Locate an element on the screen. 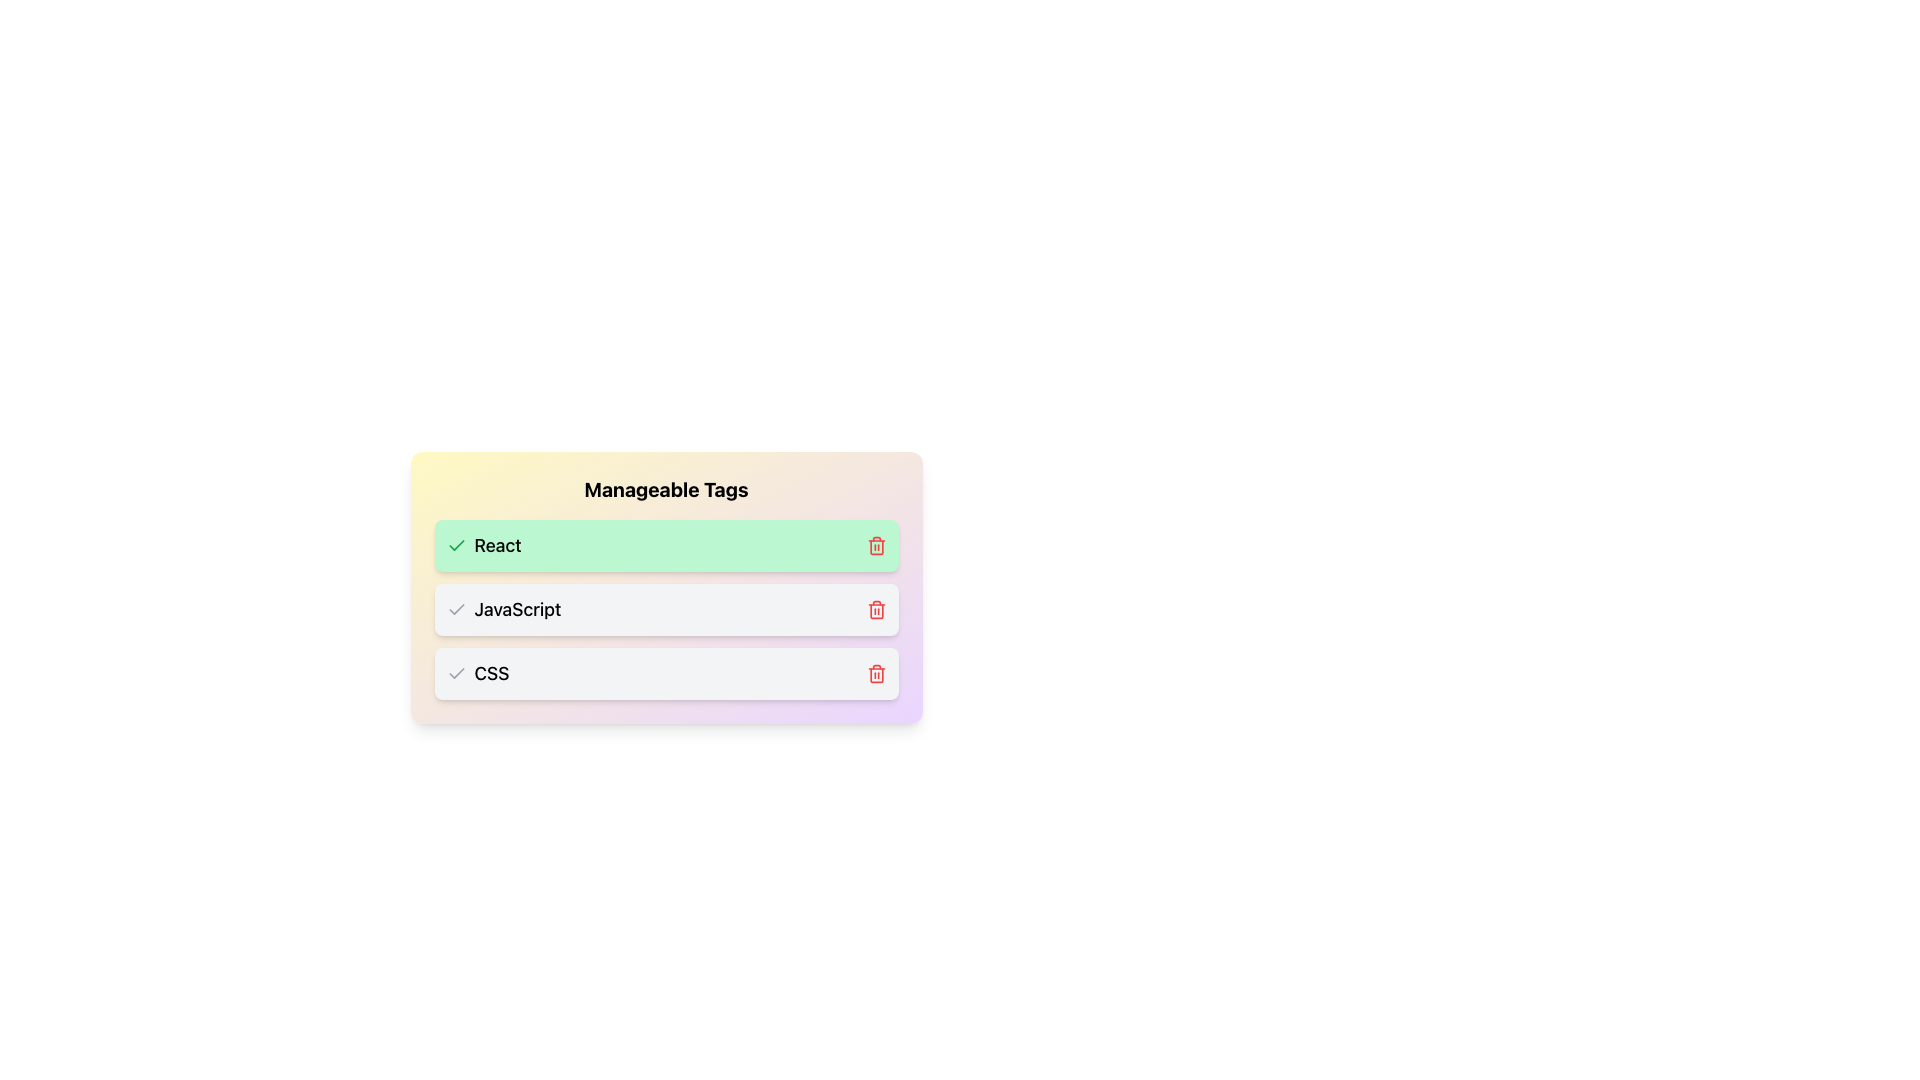  text content of the label indicating the name of the tag 'CSS' in the third row of the 'Manageable Tags' list is located at coordinates (492, 674).